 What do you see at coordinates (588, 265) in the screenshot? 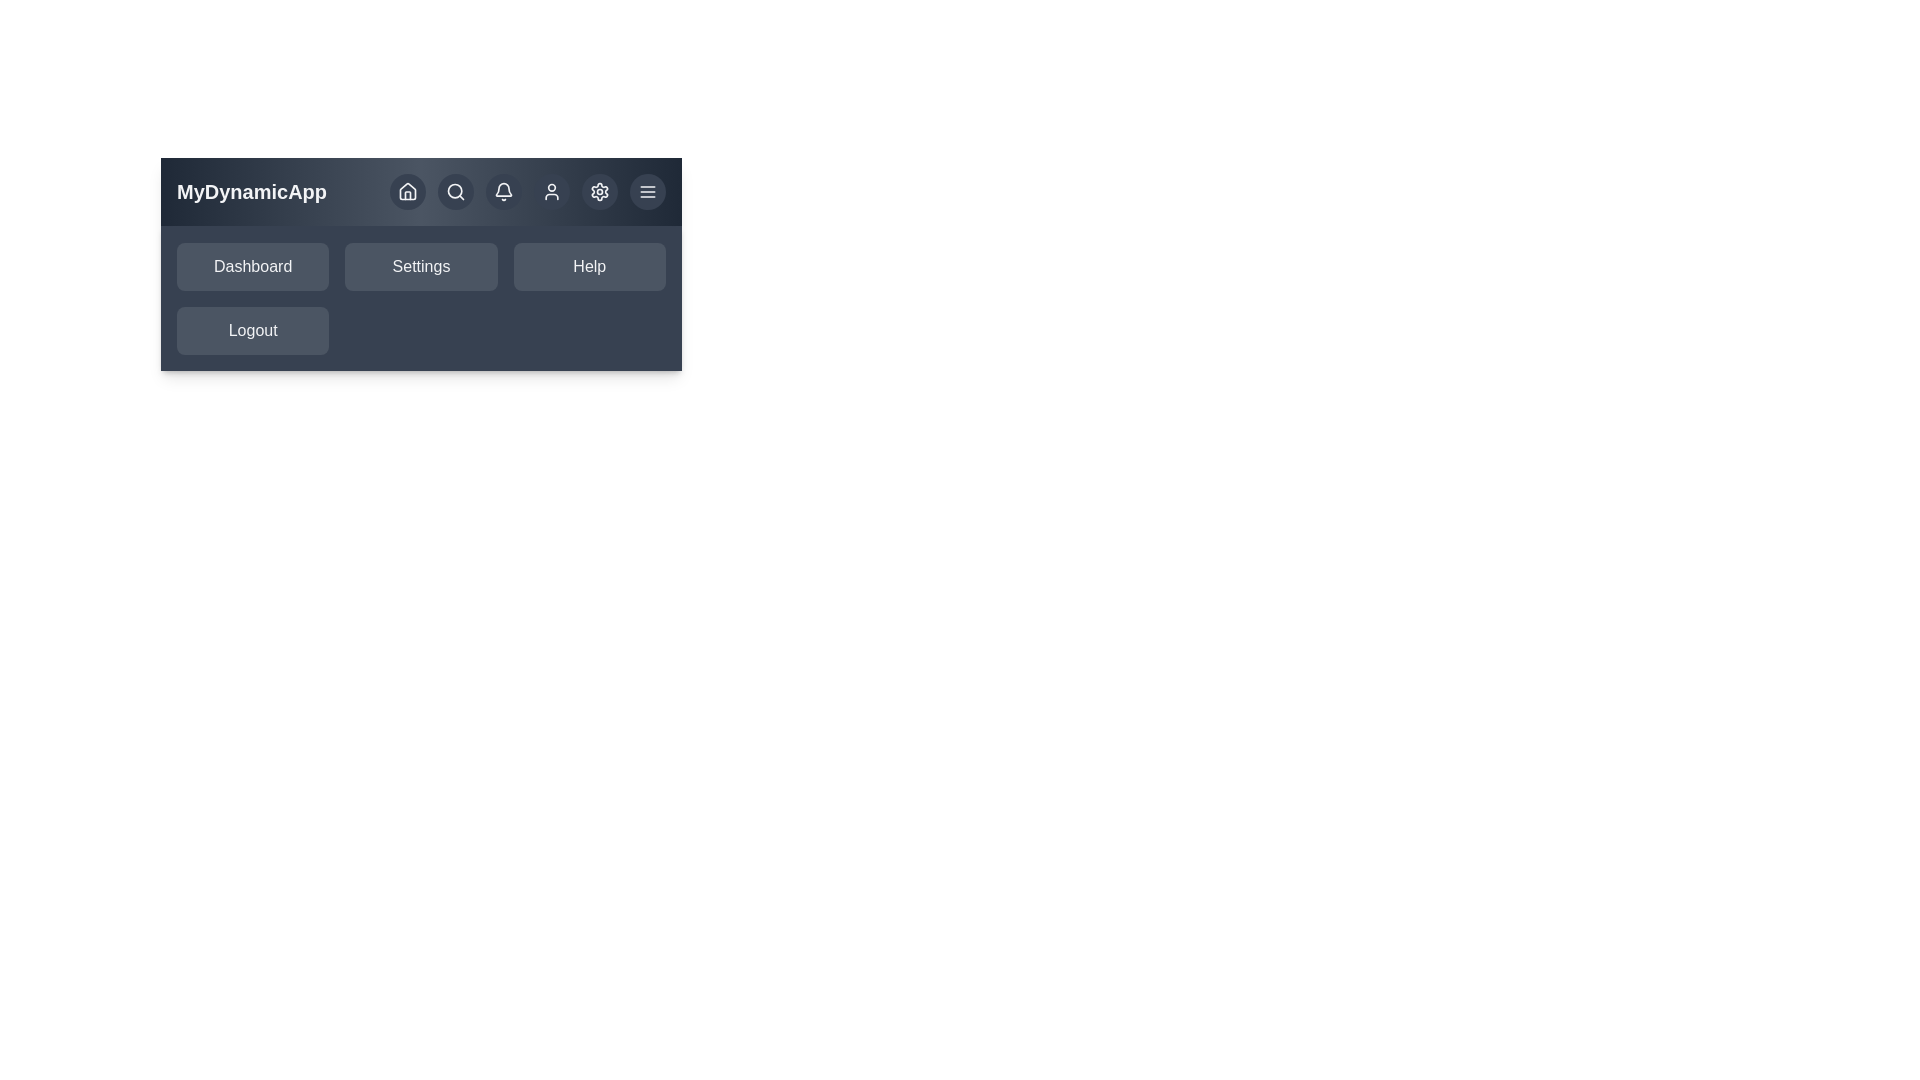
I see `the Help from the menu` at bounding box center [588, 265].